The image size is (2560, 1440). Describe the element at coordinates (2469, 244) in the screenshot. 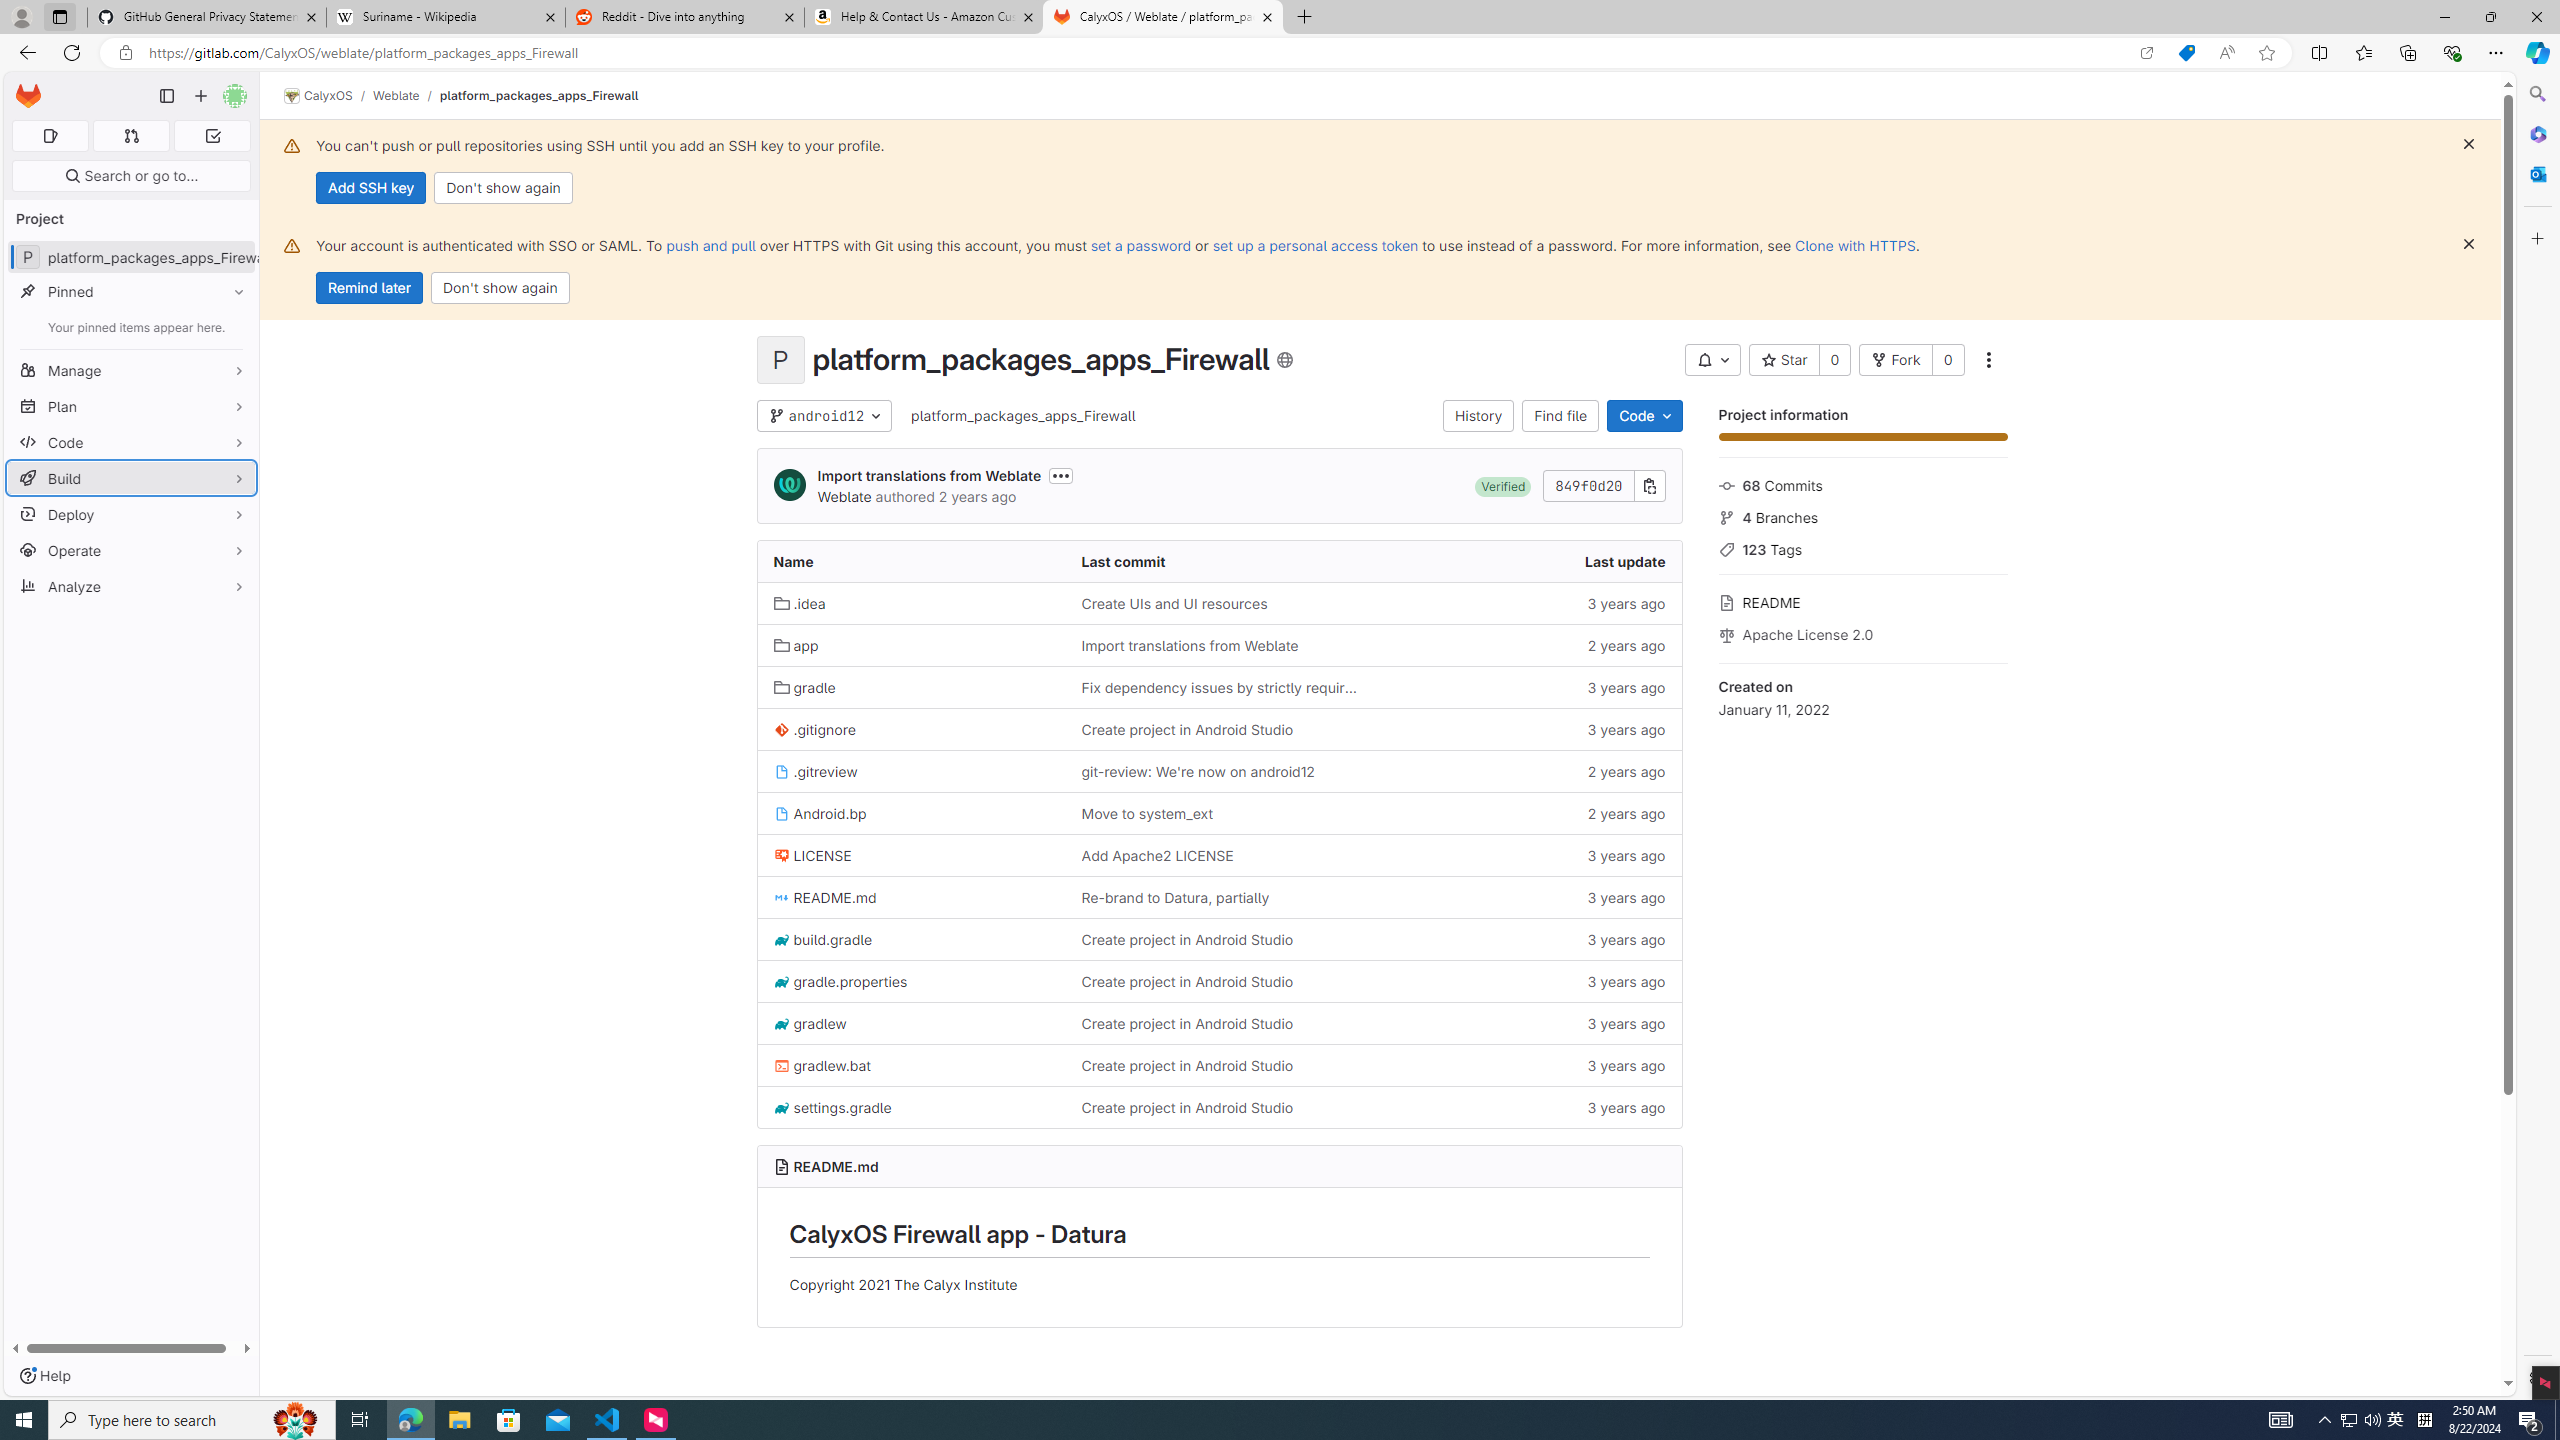

I see `'Dismiss'` at that location.